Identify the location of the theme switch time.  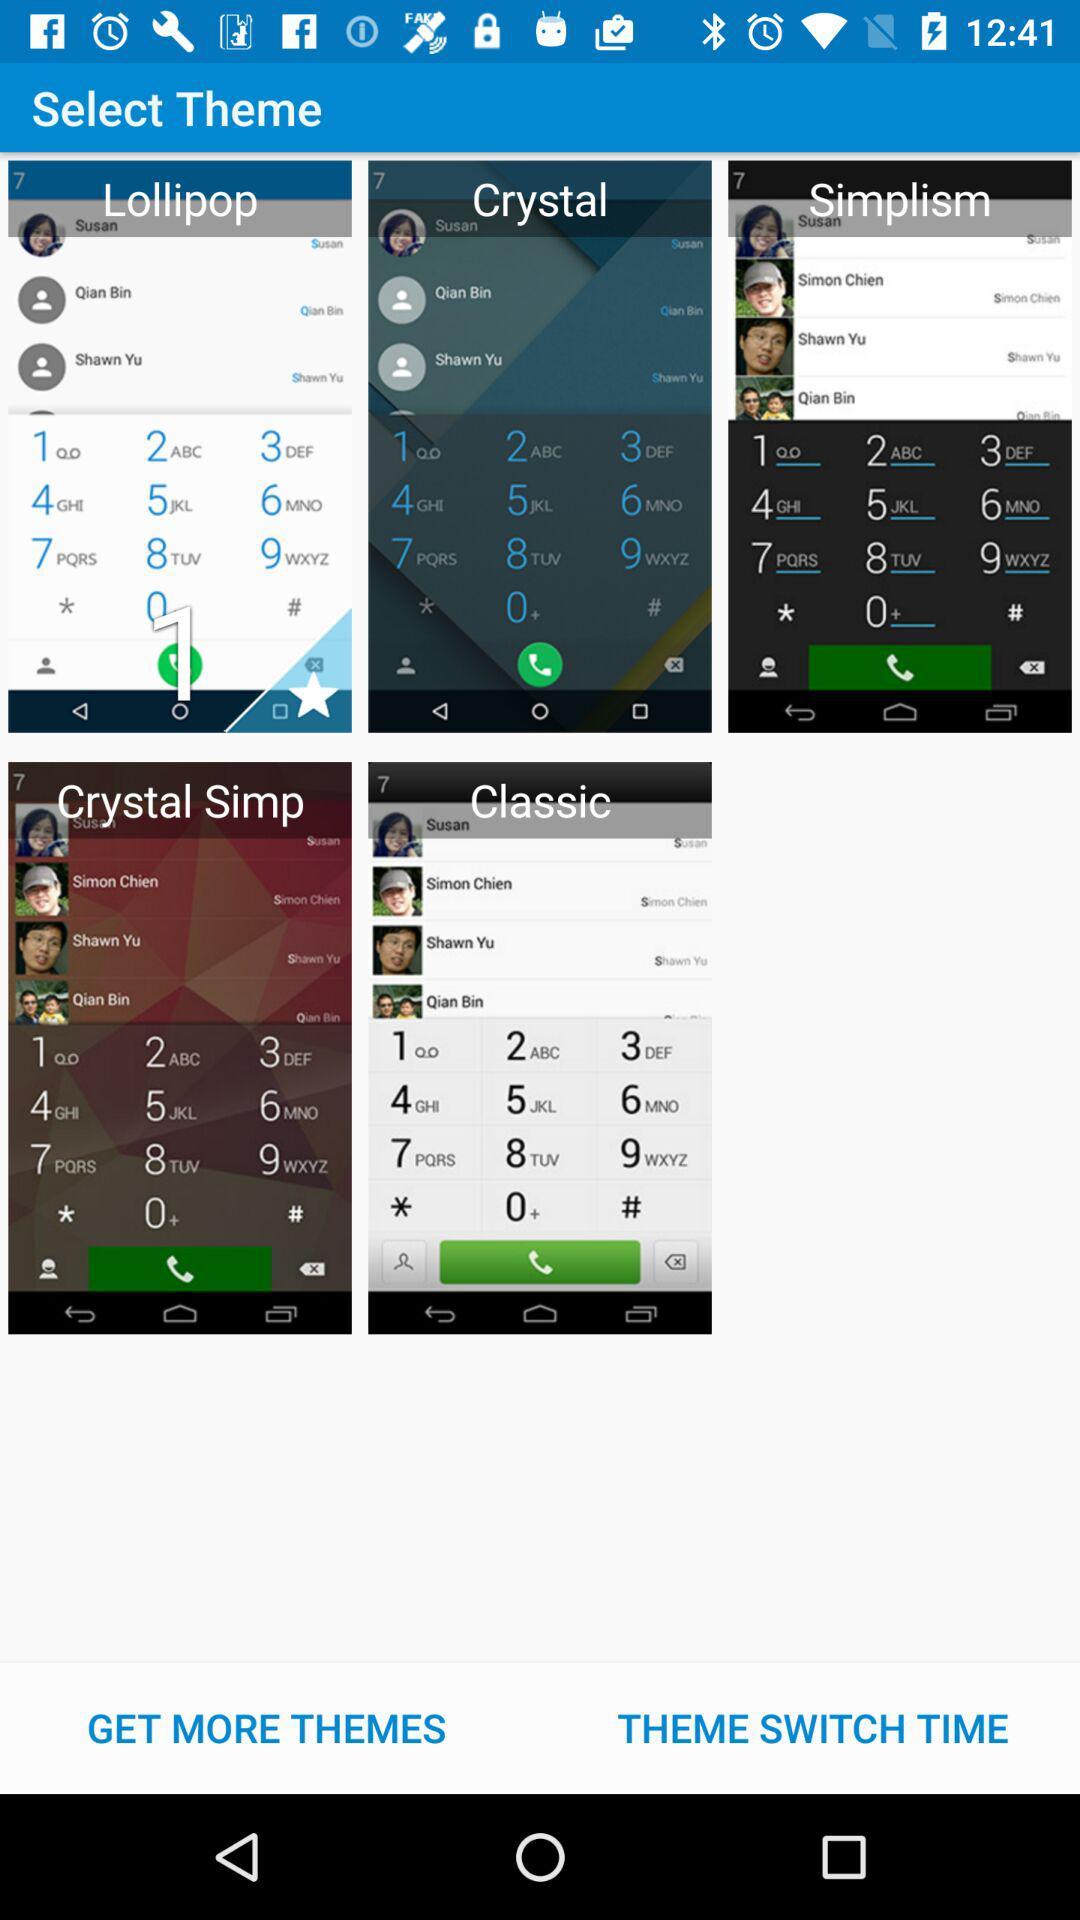
(813, 1727).